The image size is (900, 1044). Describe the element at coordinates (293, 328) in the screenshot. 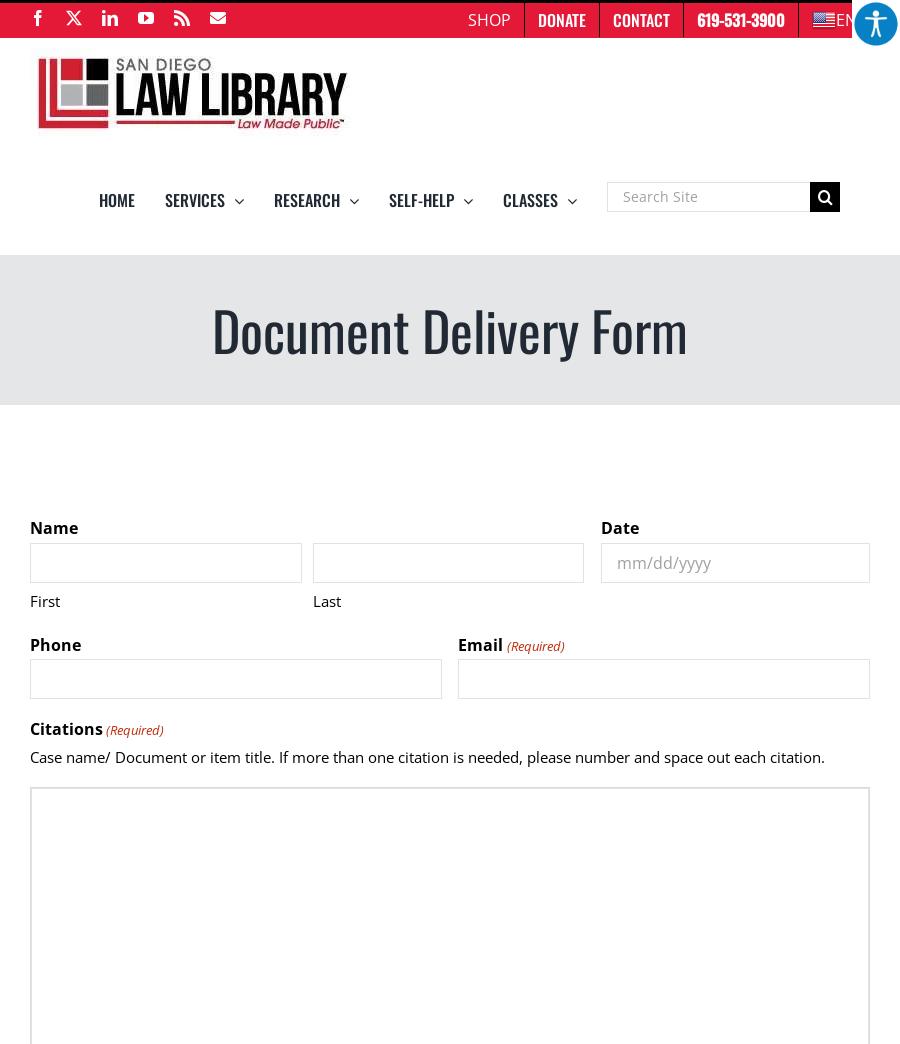

I see `'Databases'` at that location.